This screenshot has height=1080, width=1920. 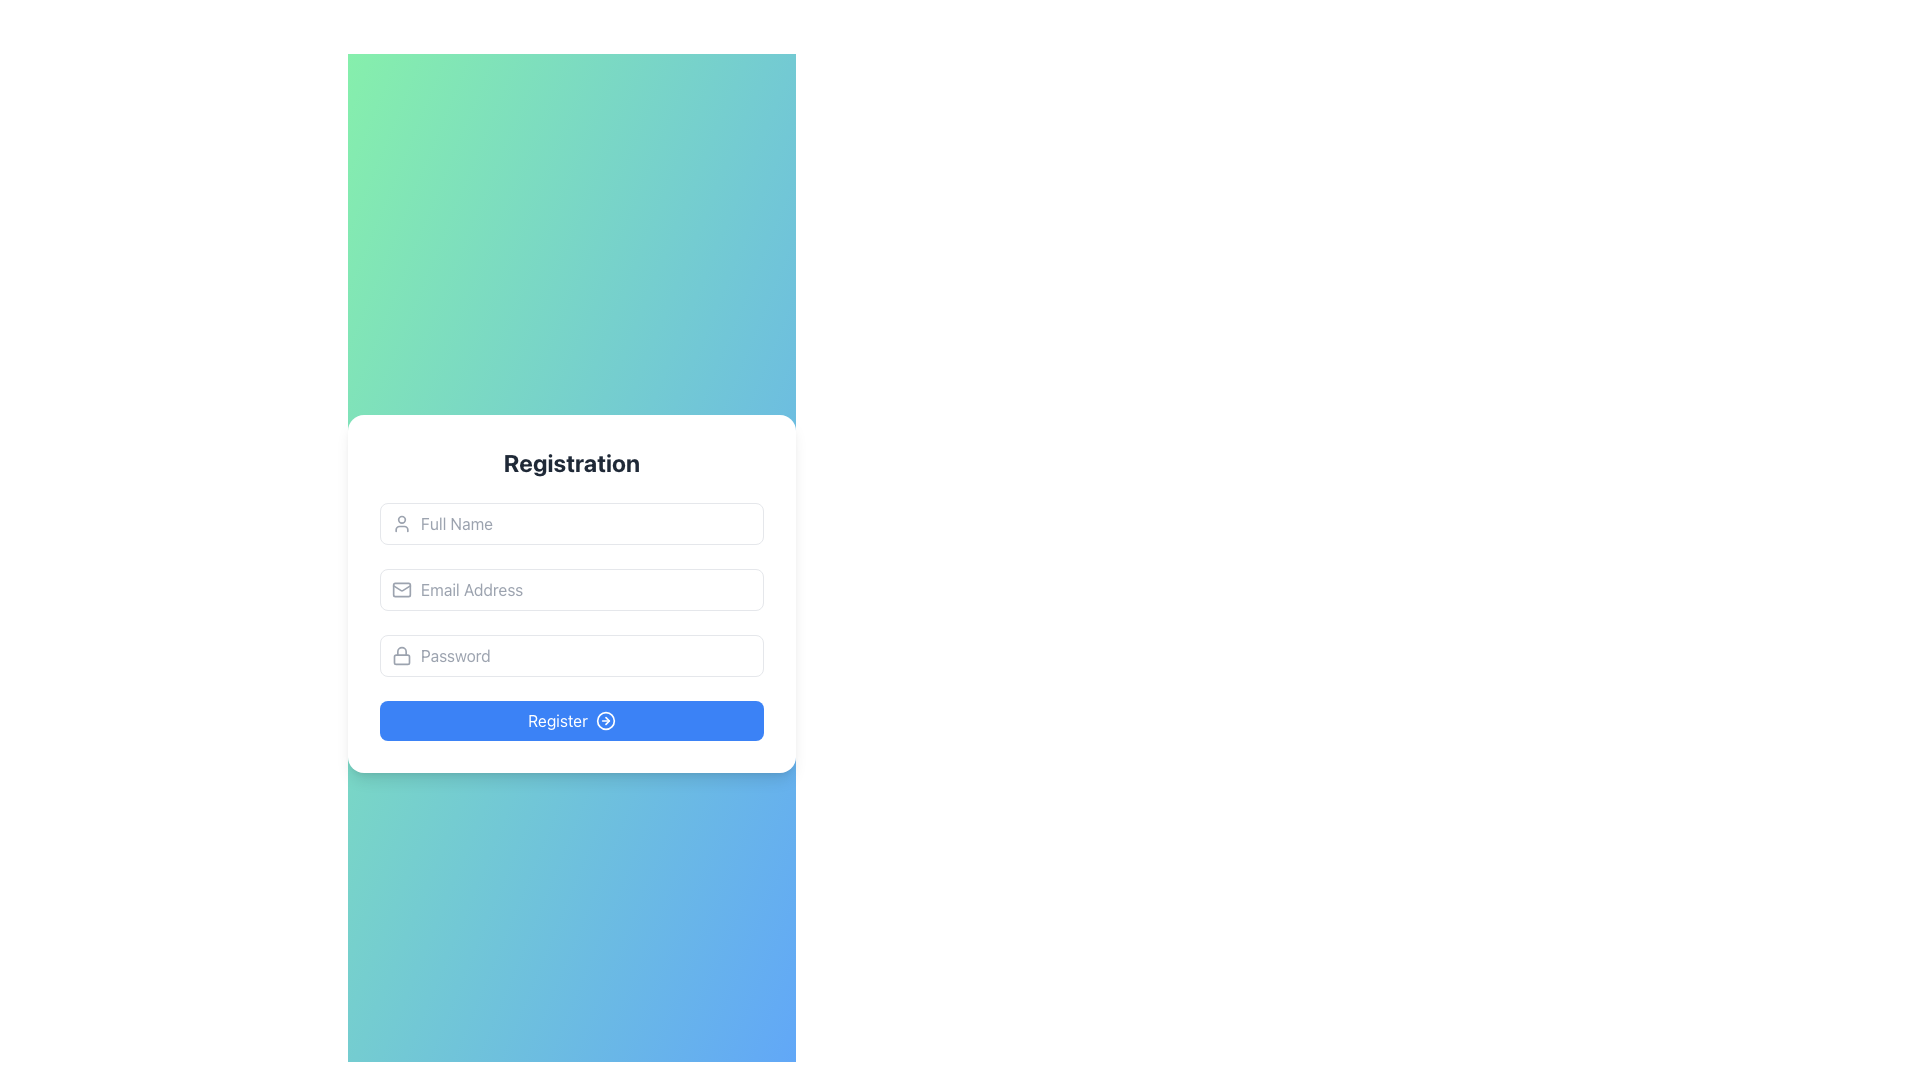 I want to click on the header text label indicating user registration, which is positioned above the input fields in the form, so click(x=570, y=462).